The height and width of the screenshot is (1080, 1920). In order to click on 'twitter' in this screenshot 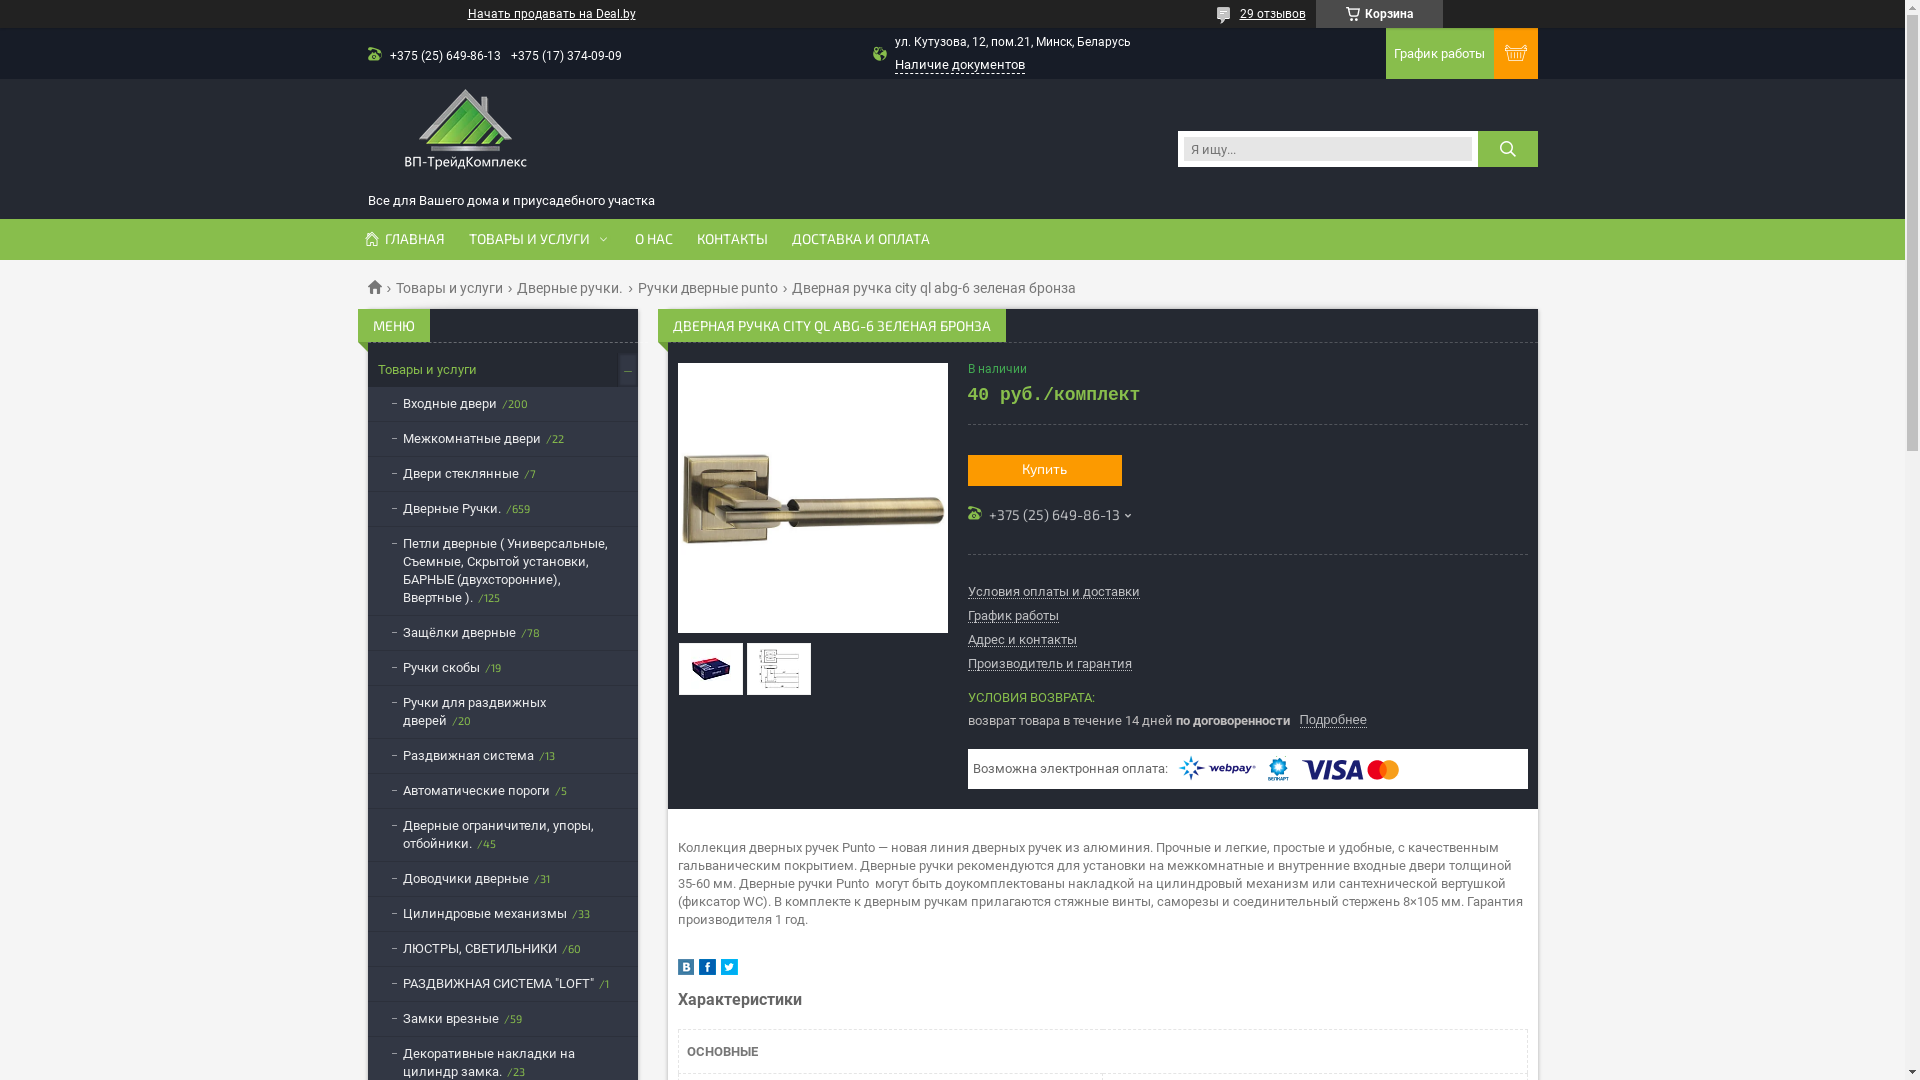, I will do `click(727, 969)`.